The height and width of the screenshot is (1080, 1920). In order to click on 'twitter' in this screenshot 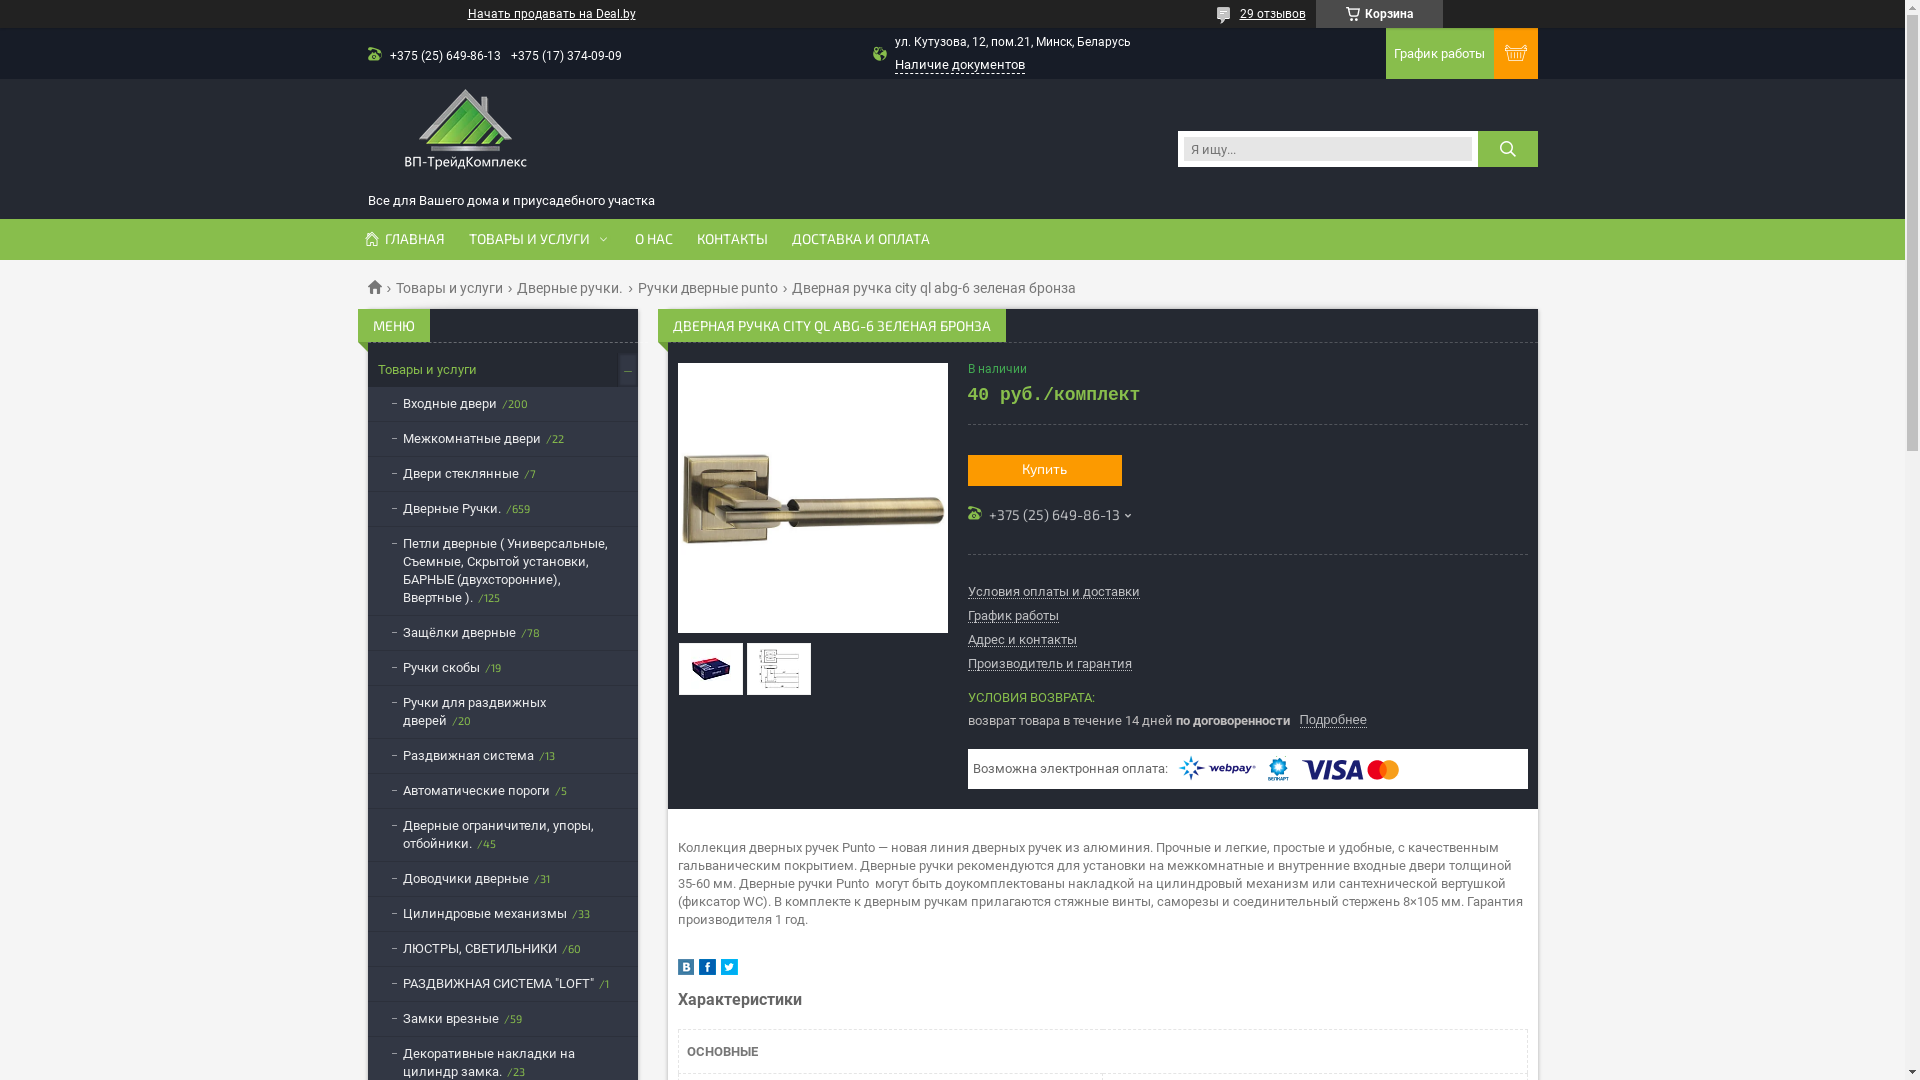, I will do `click(727, 969)`.